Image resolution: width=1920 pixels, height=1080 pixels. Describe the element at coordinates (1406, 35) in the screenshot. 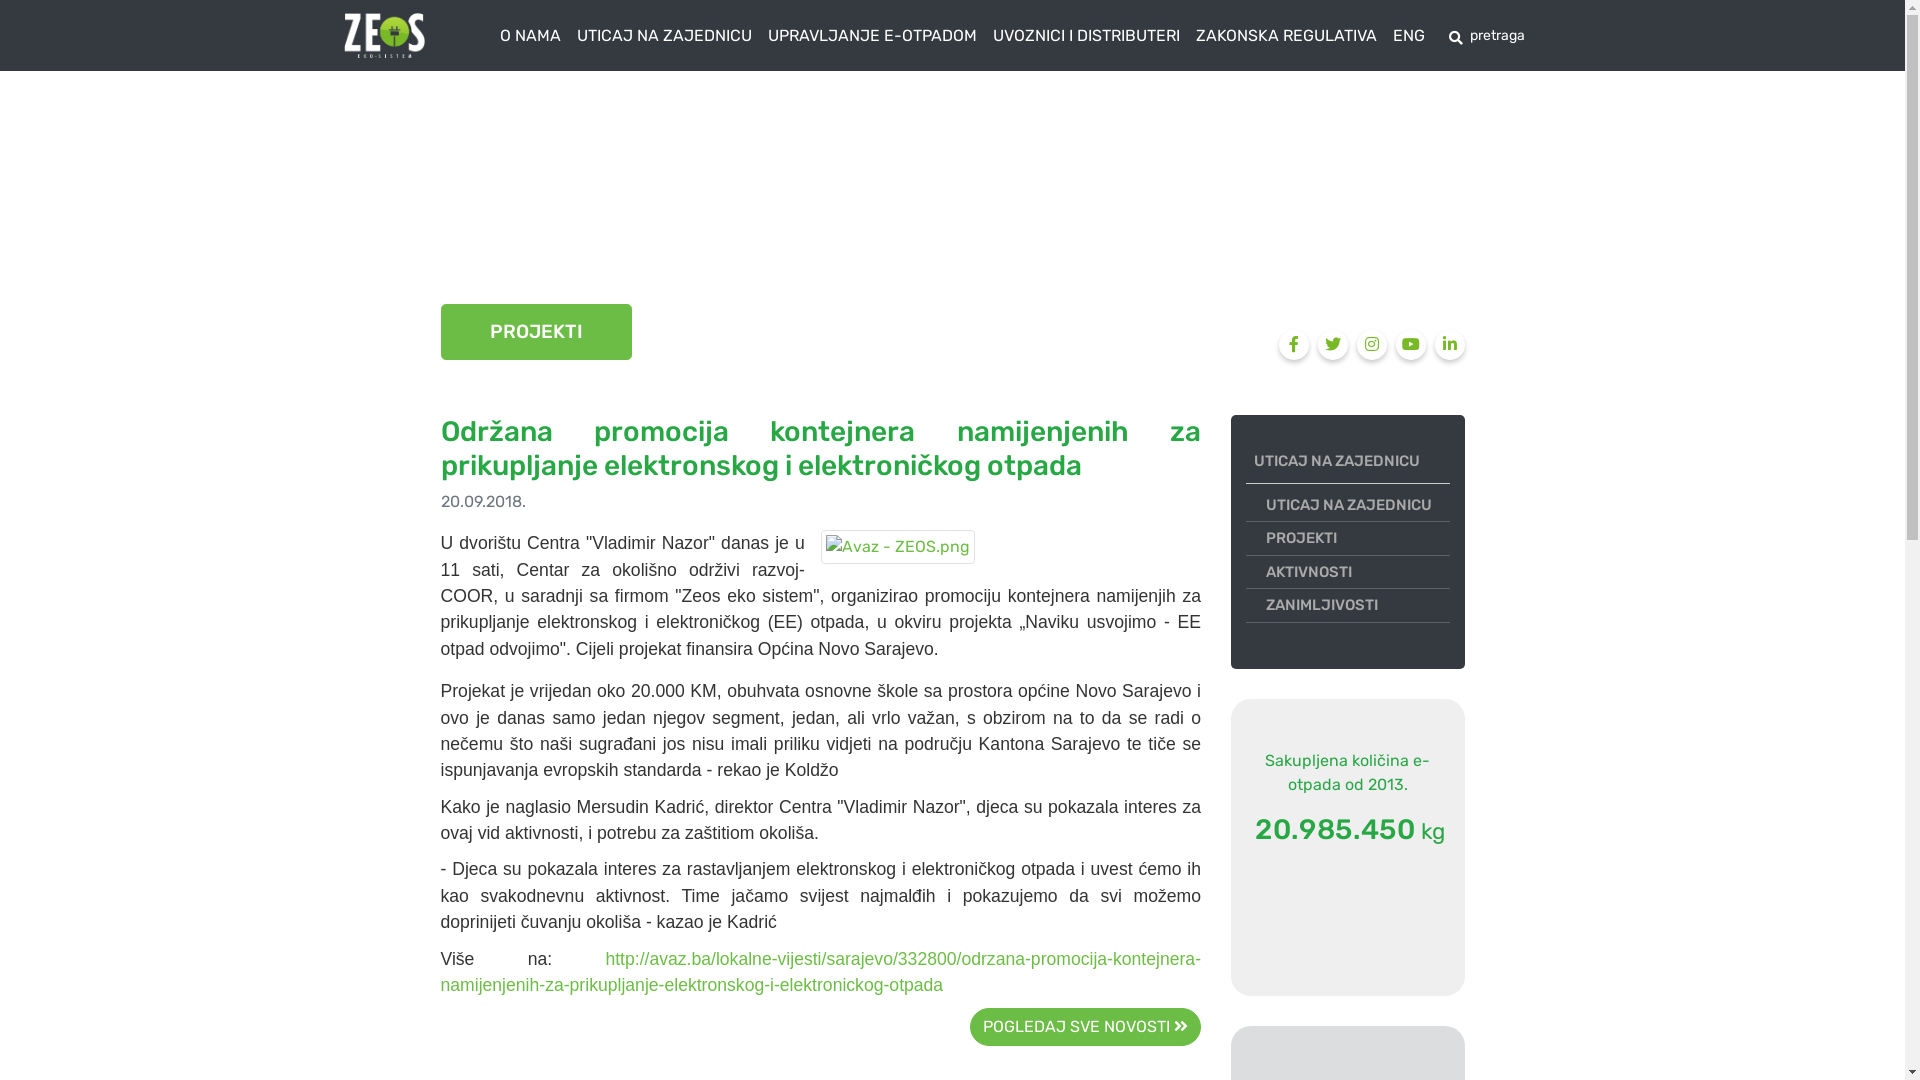

I see `'ENG'` at that location.